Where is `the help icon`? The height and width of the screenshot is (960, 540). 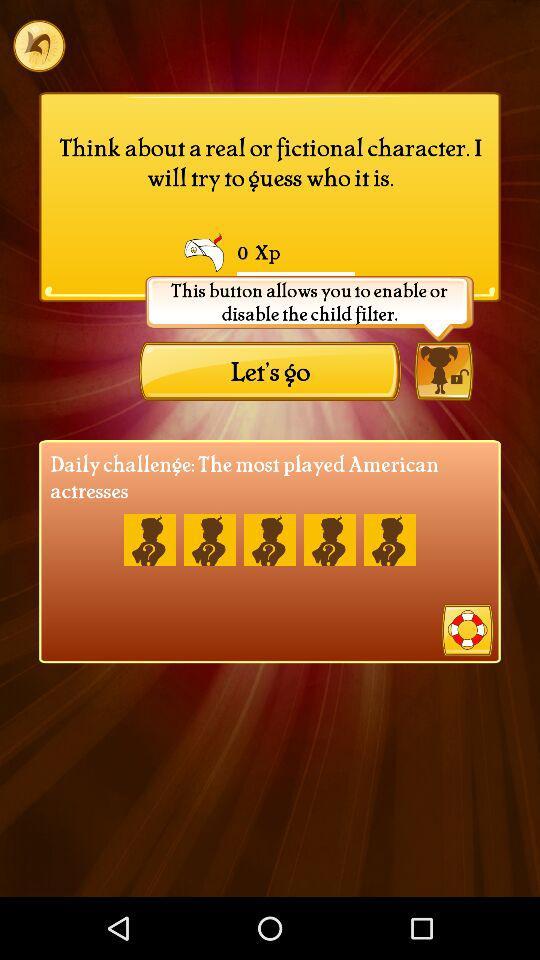
the help icon is located at coordinates (467, 674).